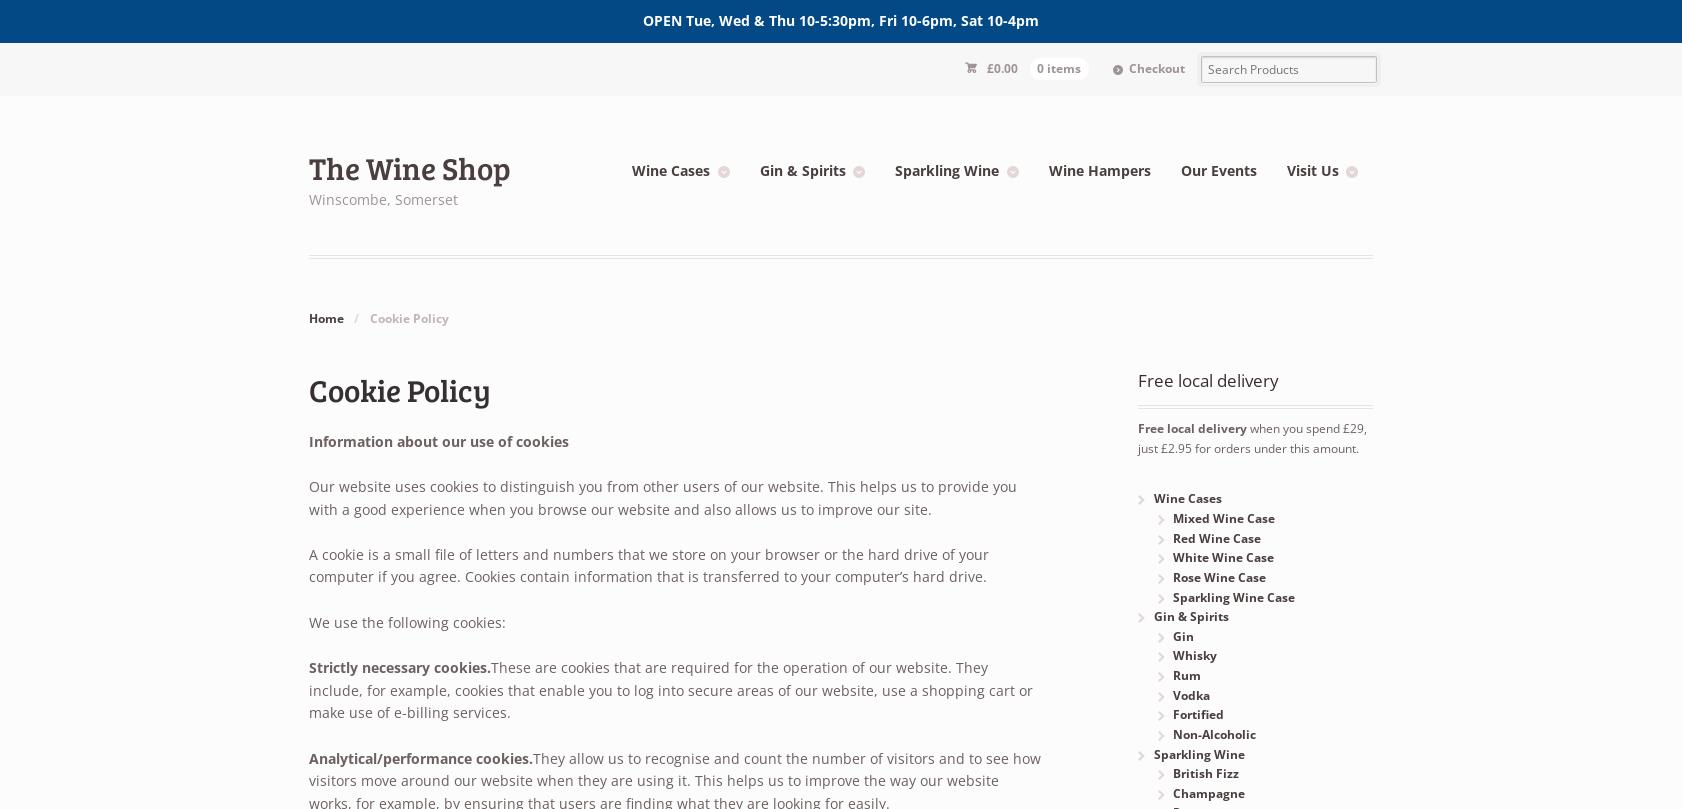 The image size is (1682, 809). I want to click on 'Sparkling Wine Case', so click(1171, 596).